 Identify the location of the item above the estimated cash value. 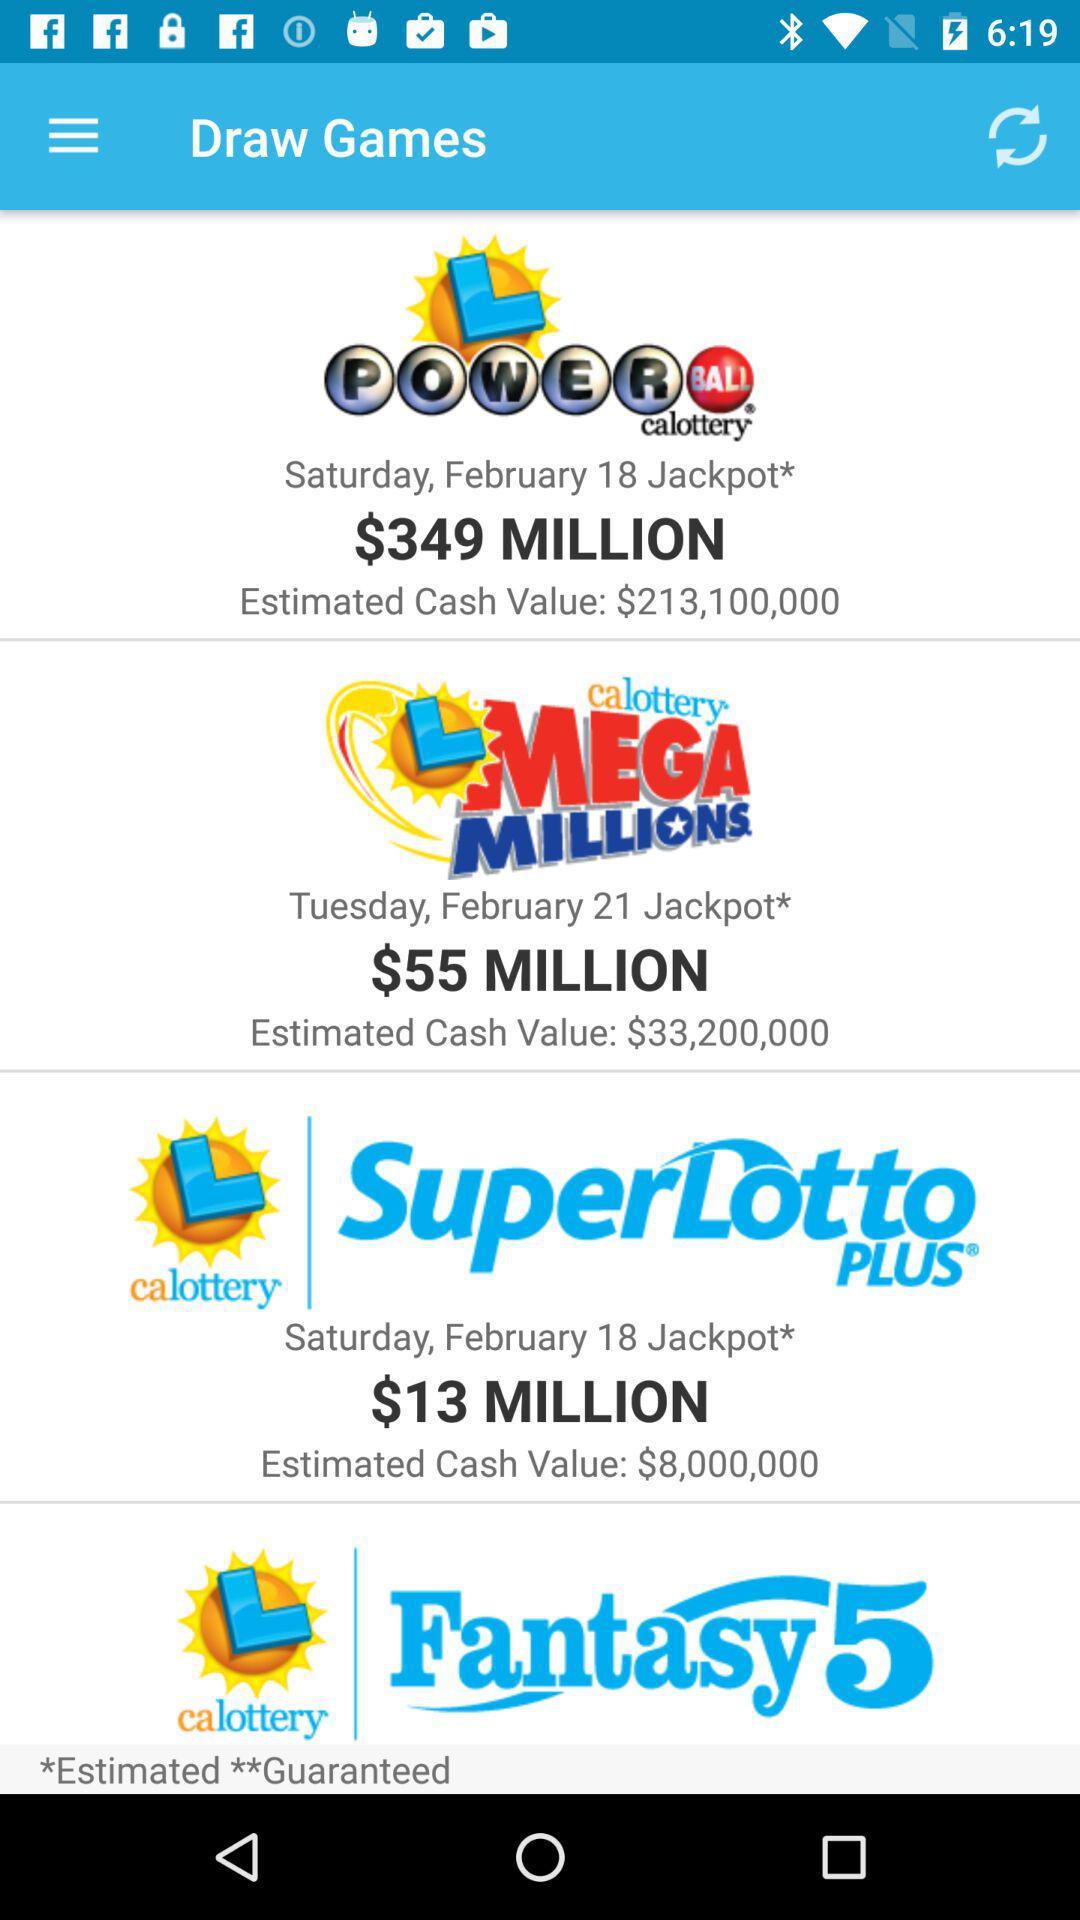
(538, 1398).